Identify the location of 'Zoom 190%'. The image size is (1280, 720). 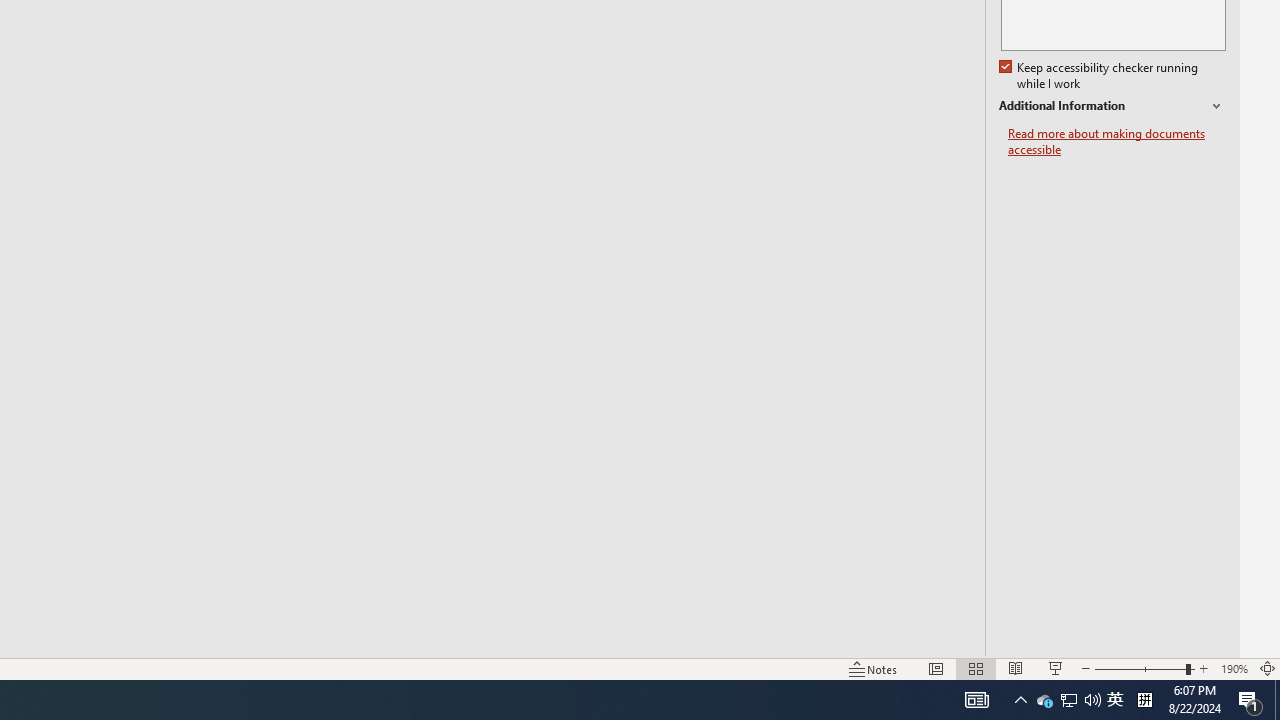
(1233, 669).